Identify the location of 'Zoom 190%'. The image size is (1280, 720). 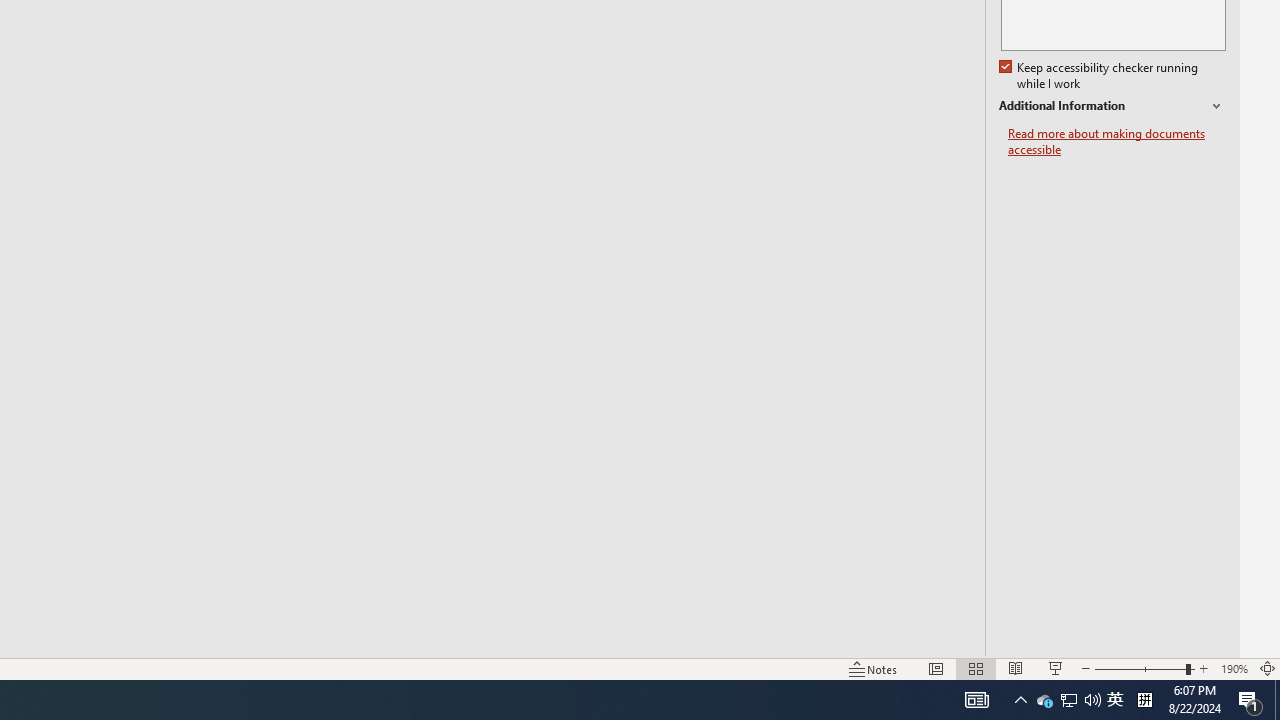
(1233, 669).